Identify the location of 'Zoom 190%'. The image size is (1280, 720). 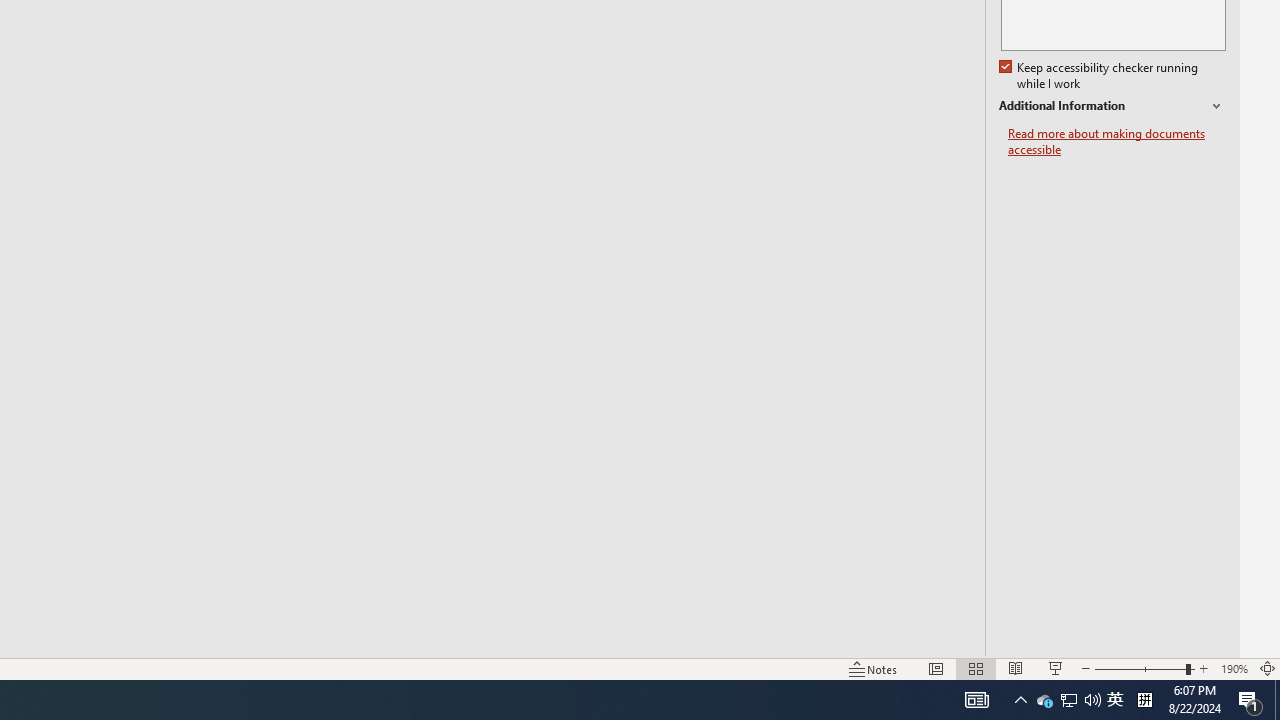
(1233, 669).